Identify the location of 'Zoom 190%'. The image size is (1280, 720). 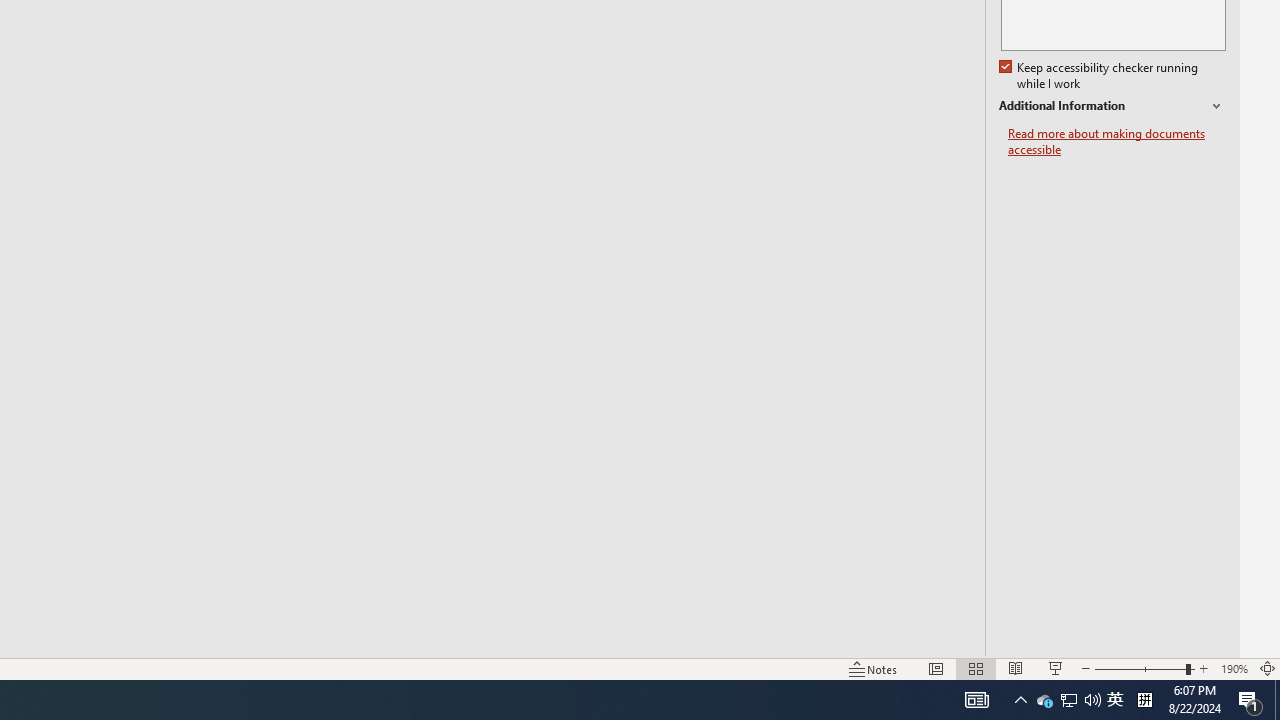
(1233, 669).